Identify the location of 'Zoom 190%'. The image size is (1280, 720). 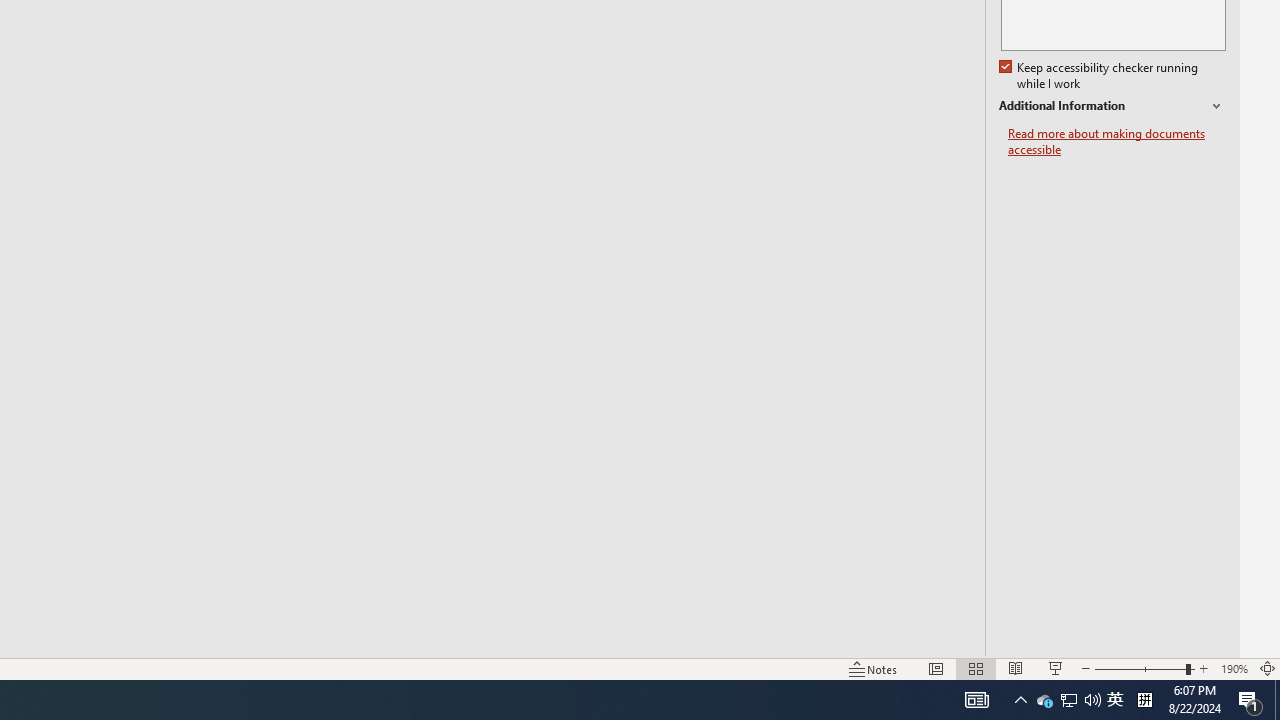
(1233, 669).